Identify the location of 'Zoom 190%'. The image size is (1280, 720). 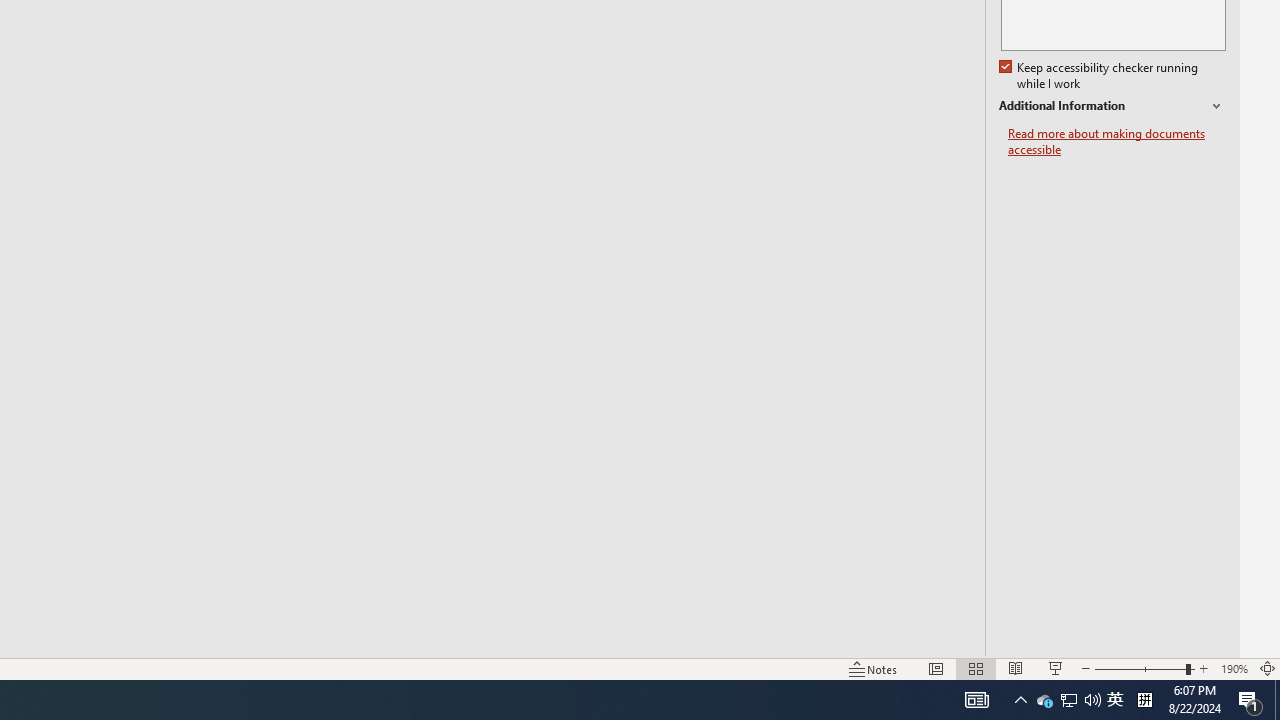
(1233, 669).